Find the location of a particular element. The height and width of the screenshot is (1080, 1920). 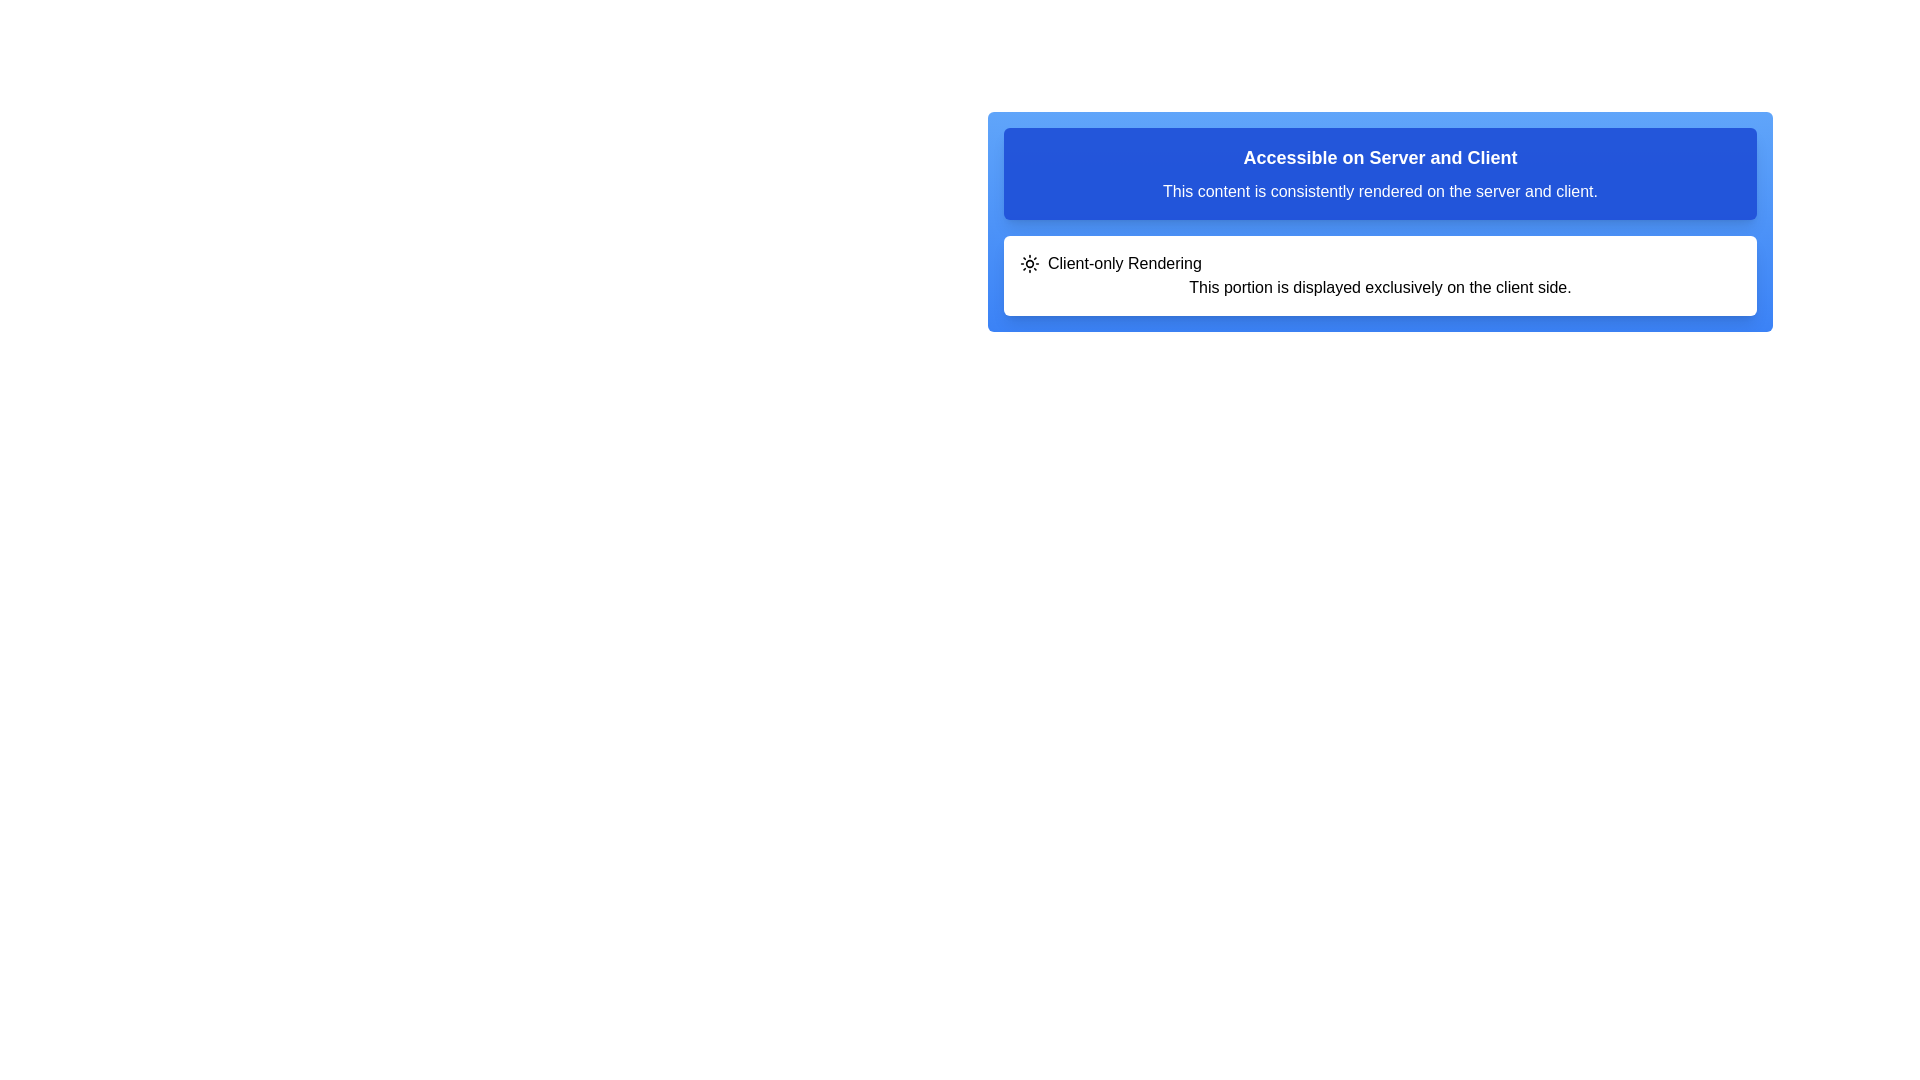

the icon that represents the 'Client-only Rendering' functionality, which is located at the beginning of the horizontal row containing this text is located at coordinates (1030, 262).